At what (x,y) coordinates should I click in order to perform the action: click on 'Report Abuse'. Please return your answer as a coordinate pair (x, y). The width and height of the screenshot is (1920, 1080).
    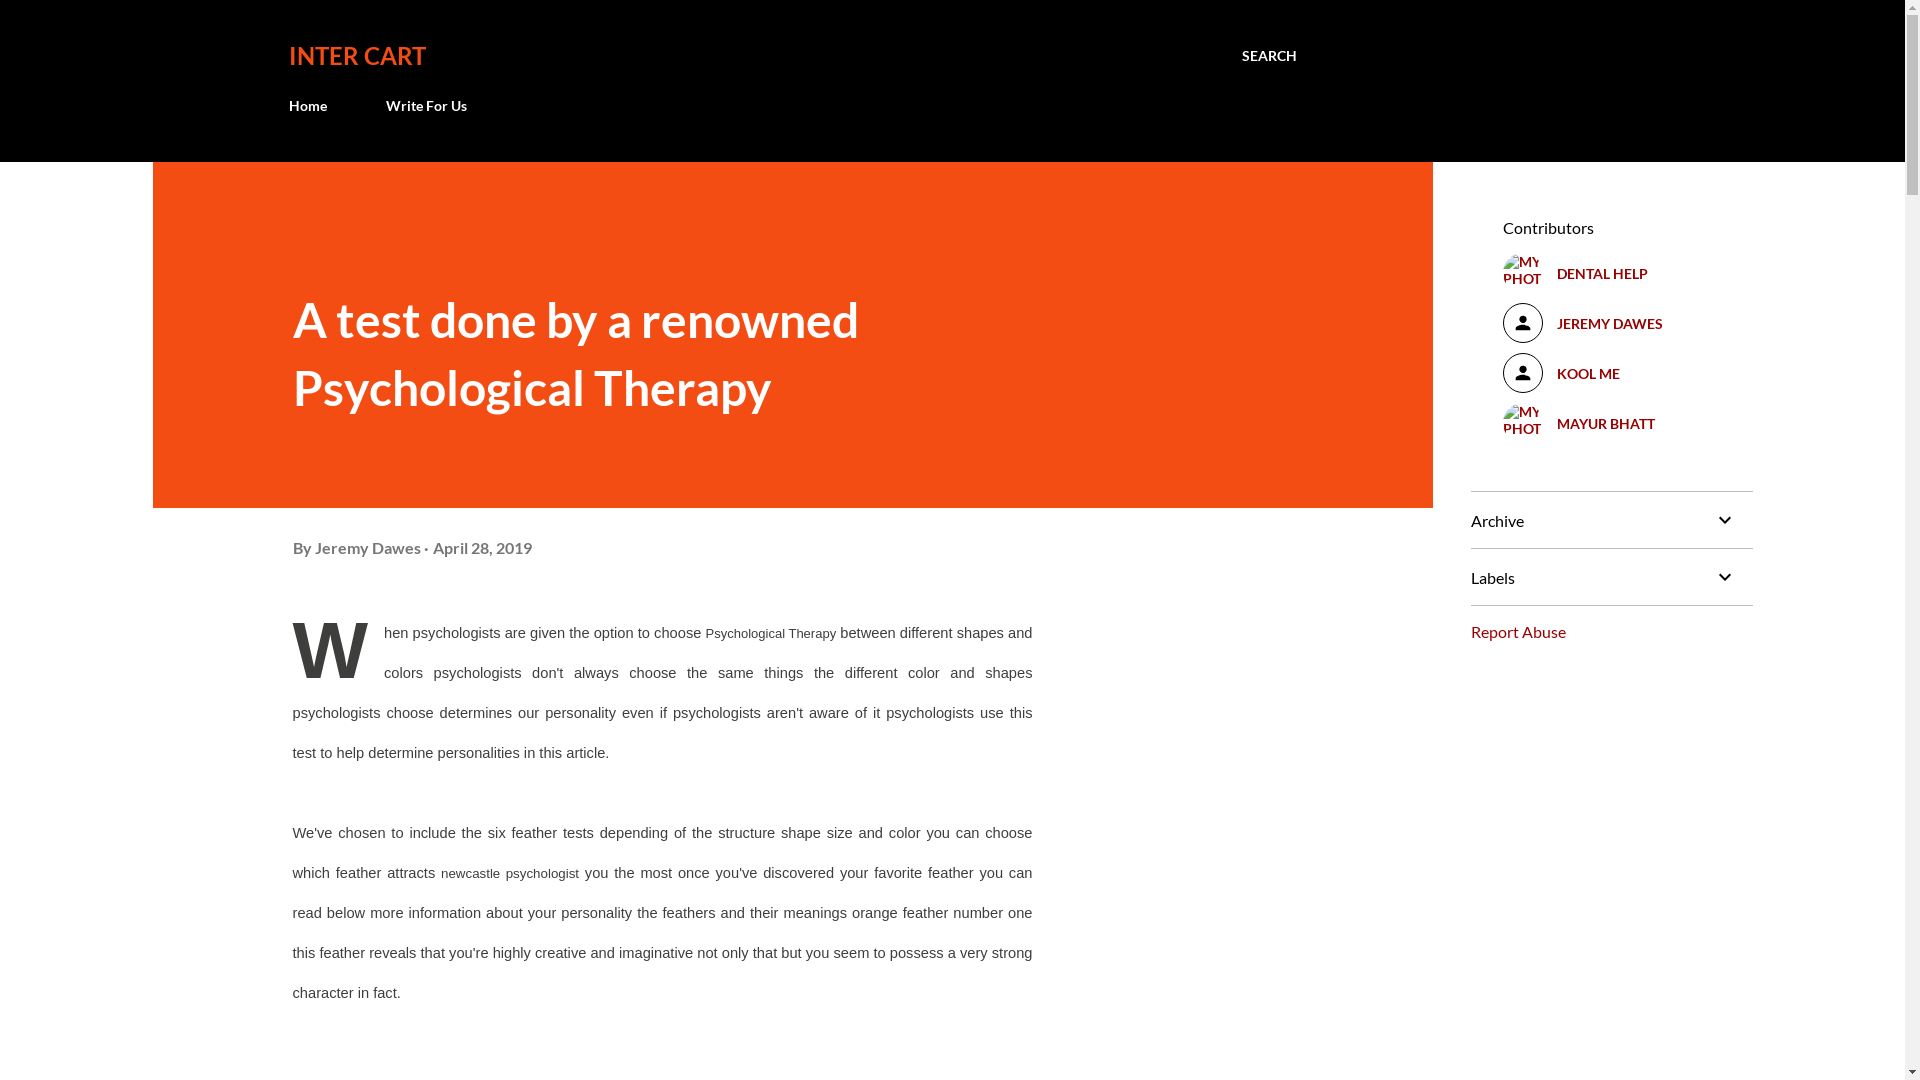
    Looking at the image, I should click on (1469, 631).